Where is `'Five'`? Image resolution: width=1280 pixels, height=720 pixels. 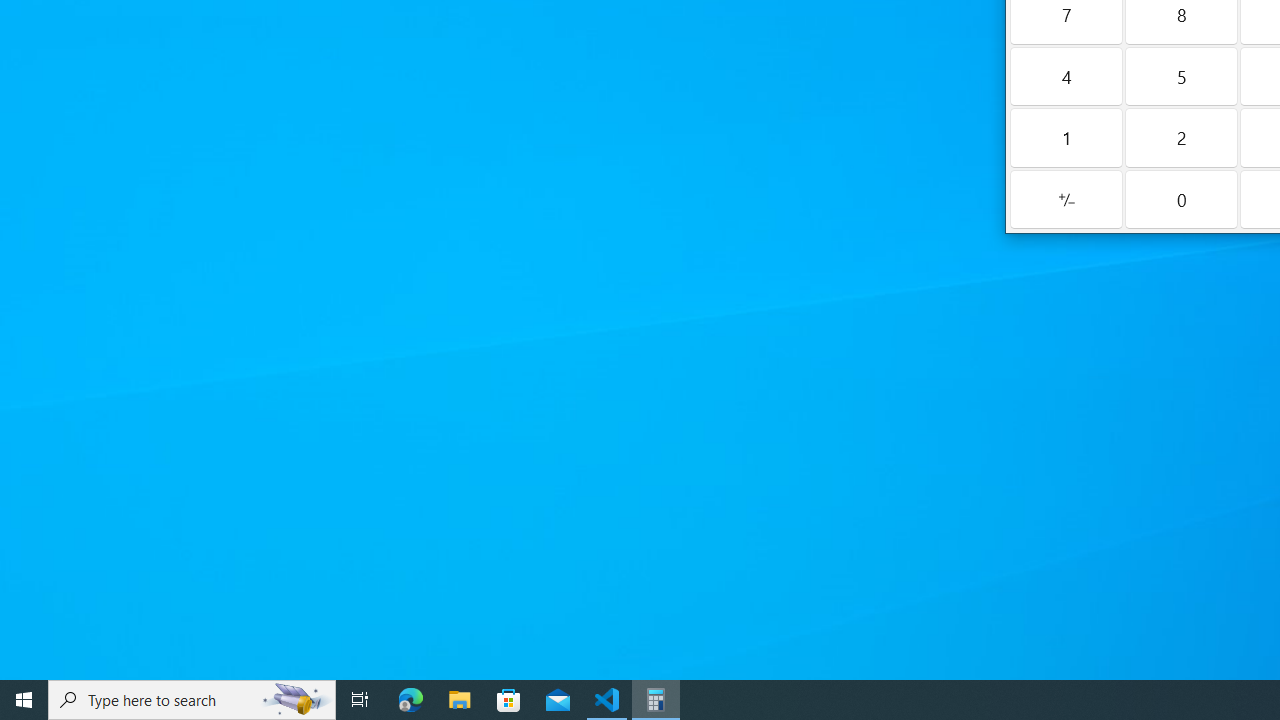
'Five' is located at coordinates (1181, 75).